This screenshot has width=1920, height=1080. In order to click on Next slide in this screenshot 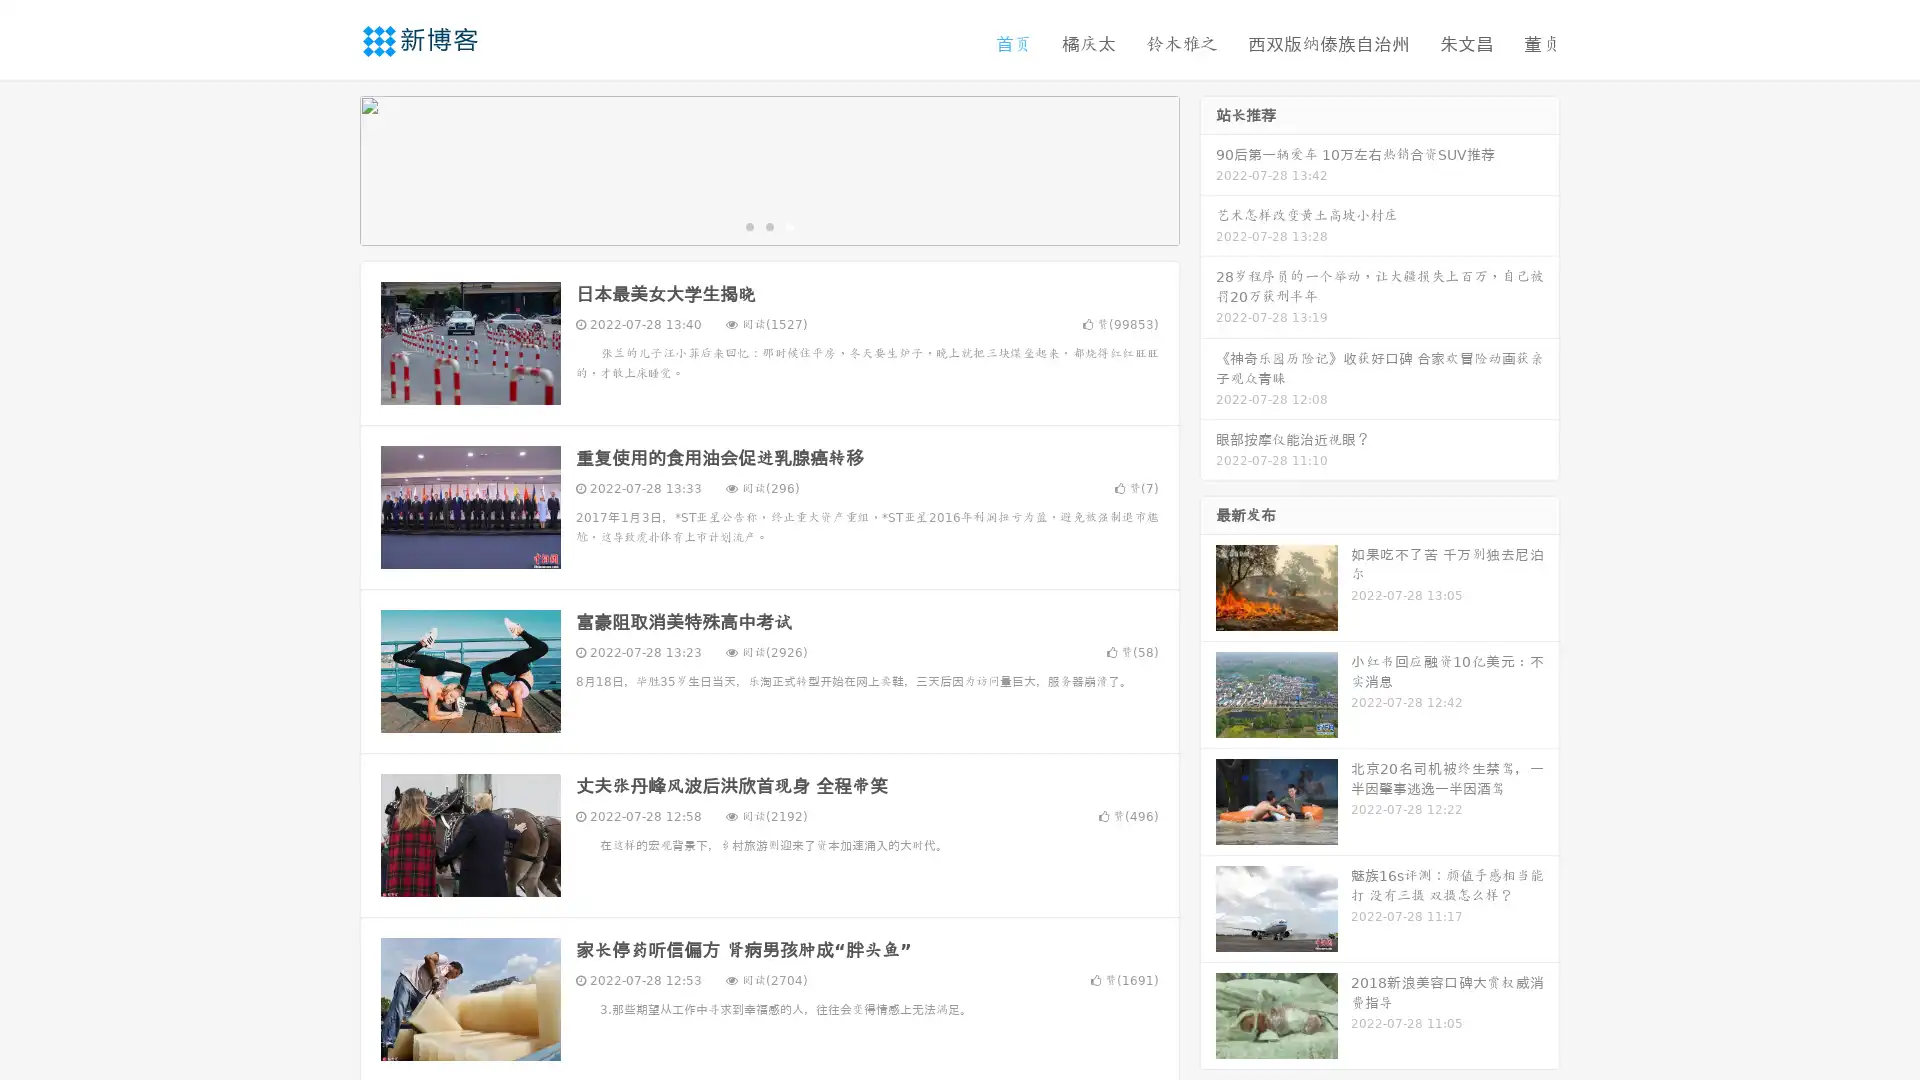, I will do `click(1208, 168)`.